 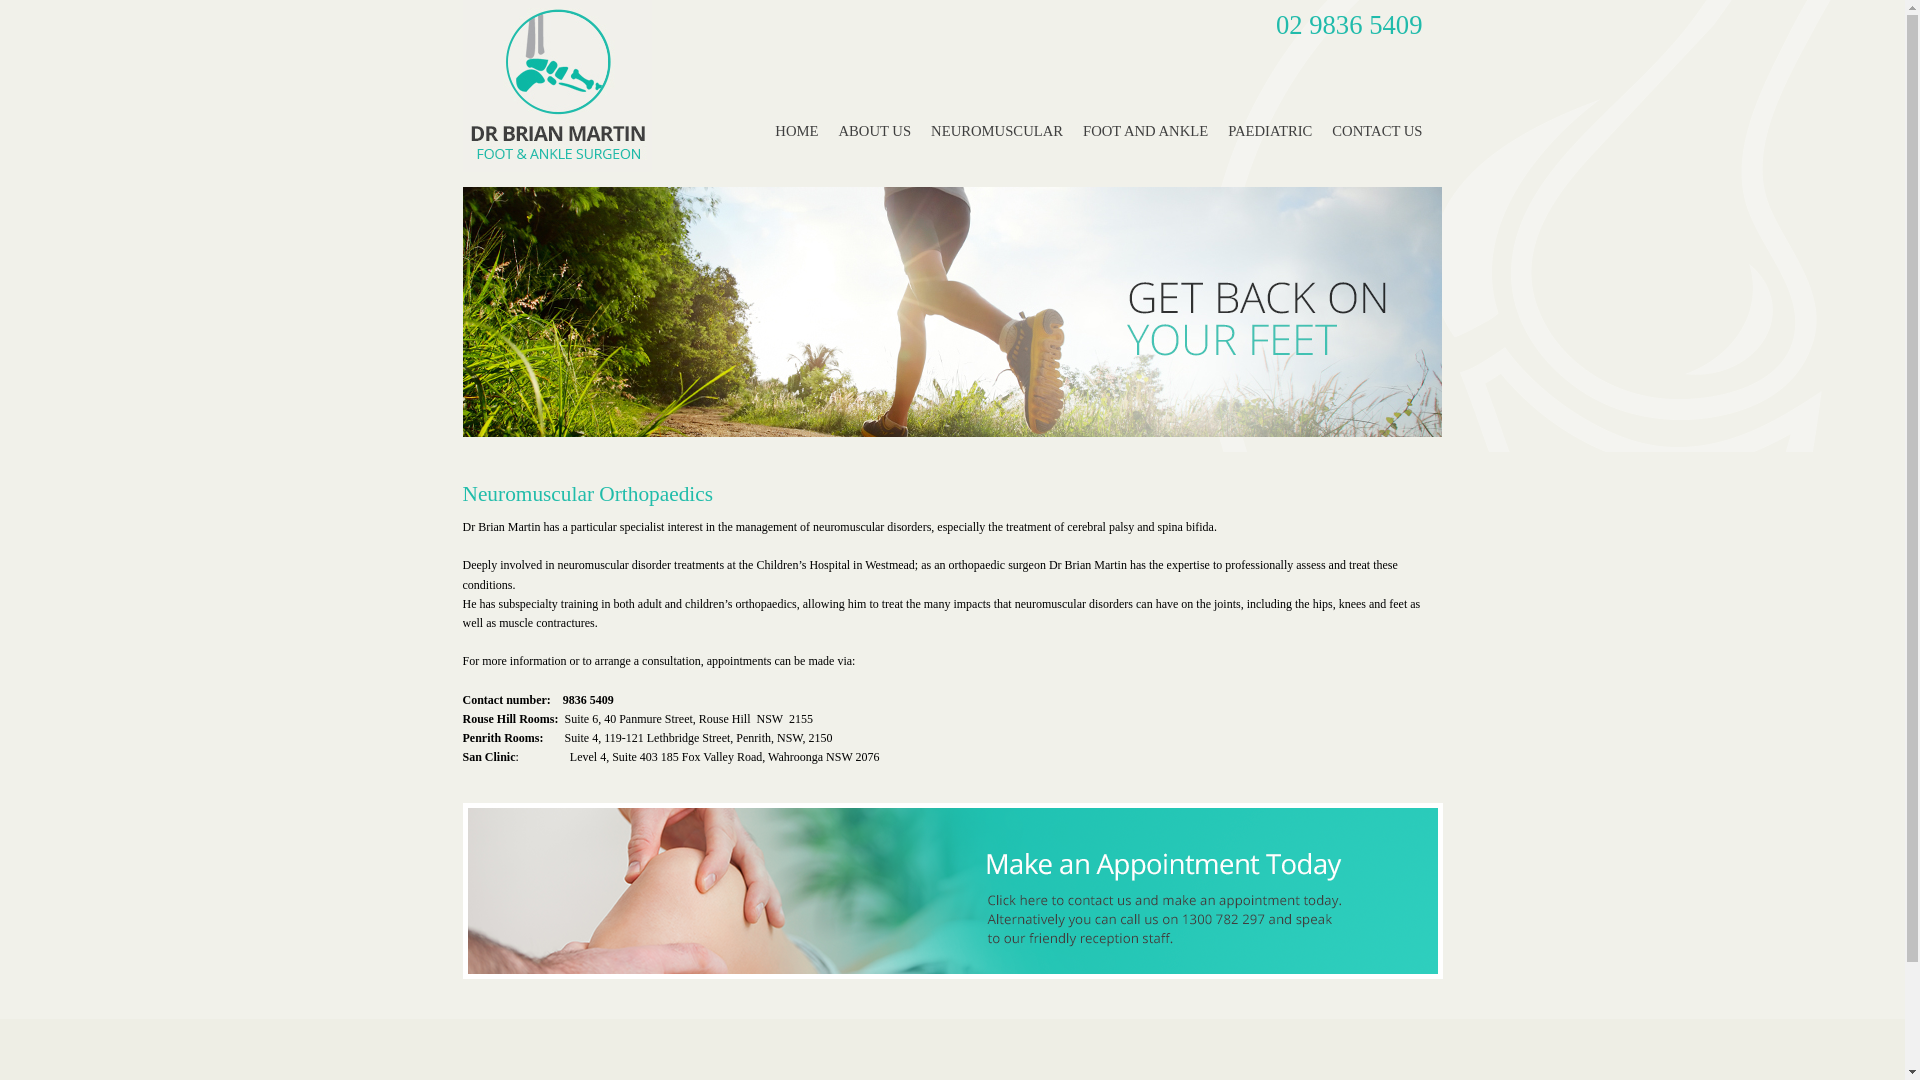 I want to click on 'ABOUT US', so click(x=874, y=131).